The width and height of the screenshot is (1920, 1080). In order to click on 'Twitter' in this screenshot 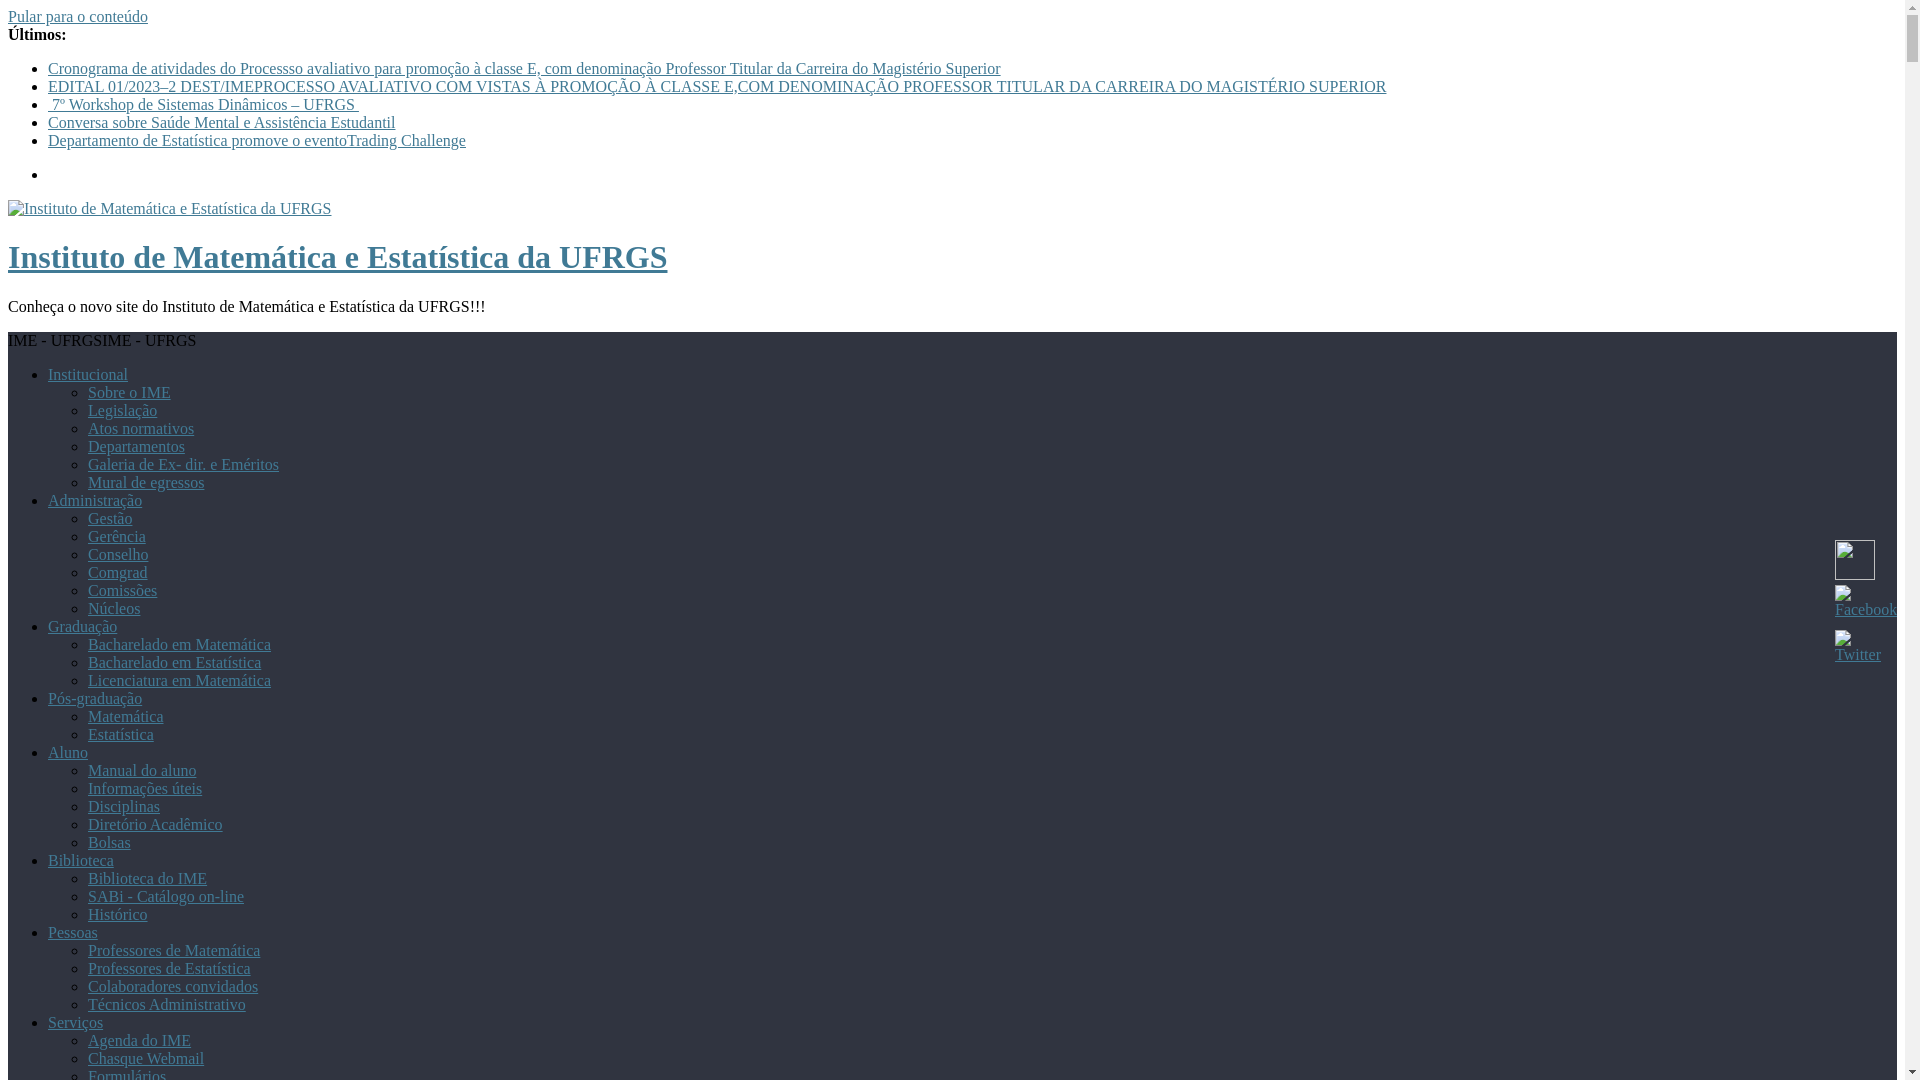, I will do `click(1856, 647)`.